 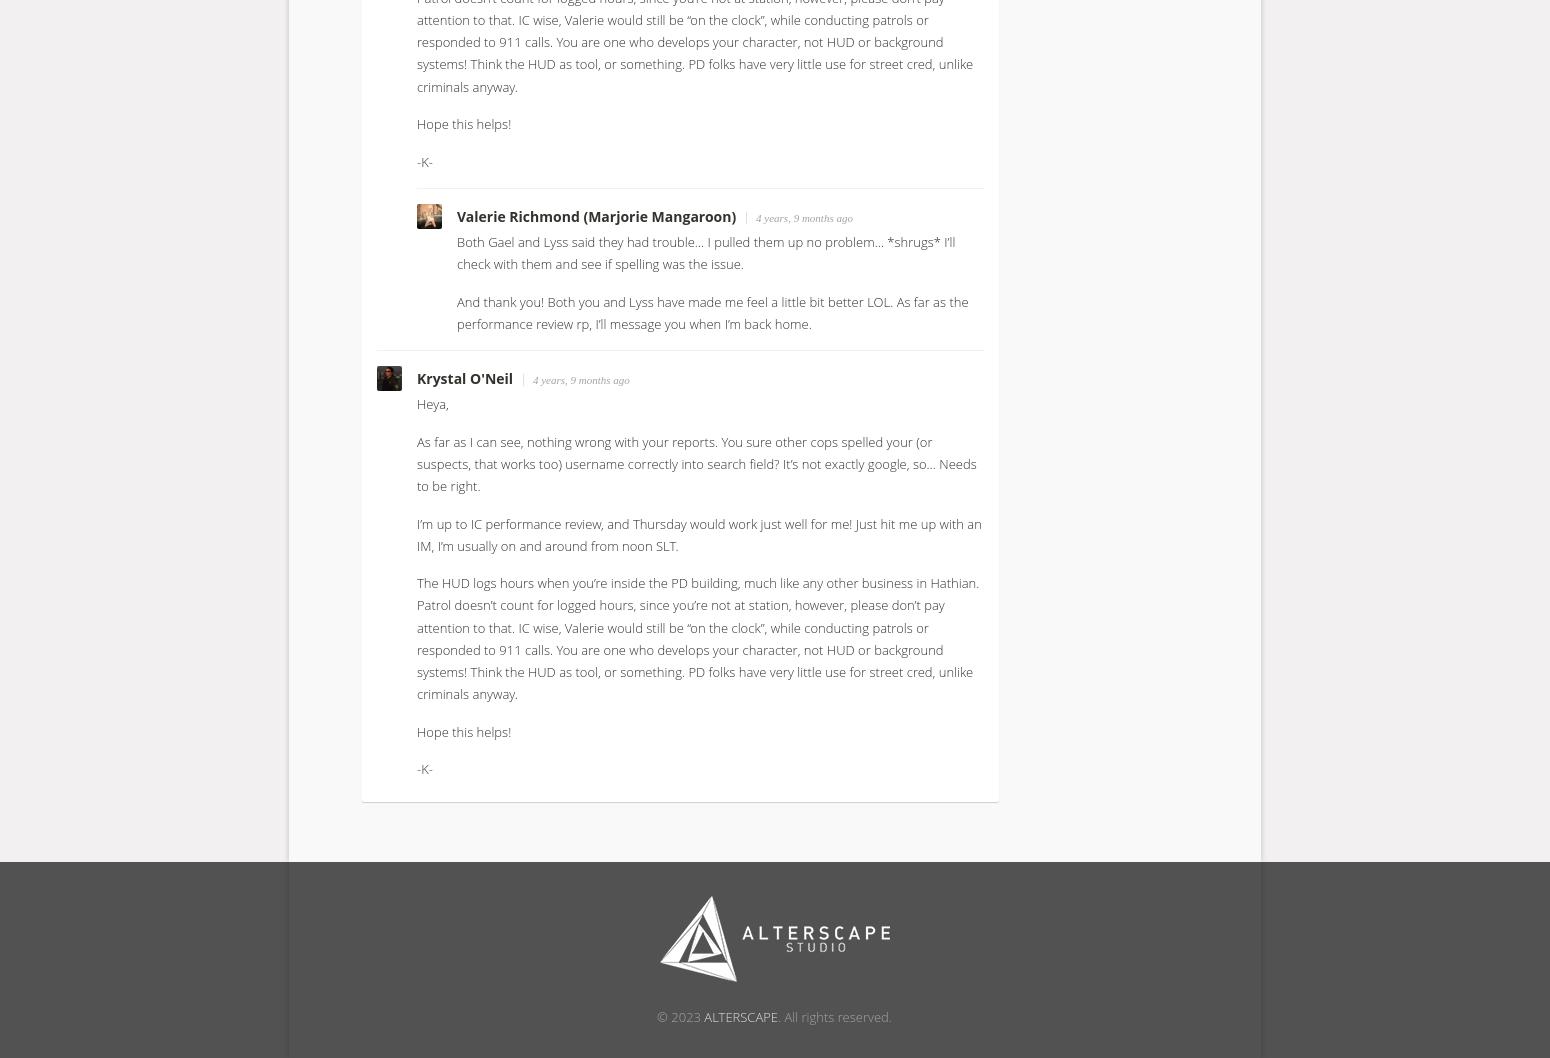 What do you see at coordinates (741, 1014) in the screenshot?
I see `'ALTERSCAPE'` at bounding box center [741, 1014].